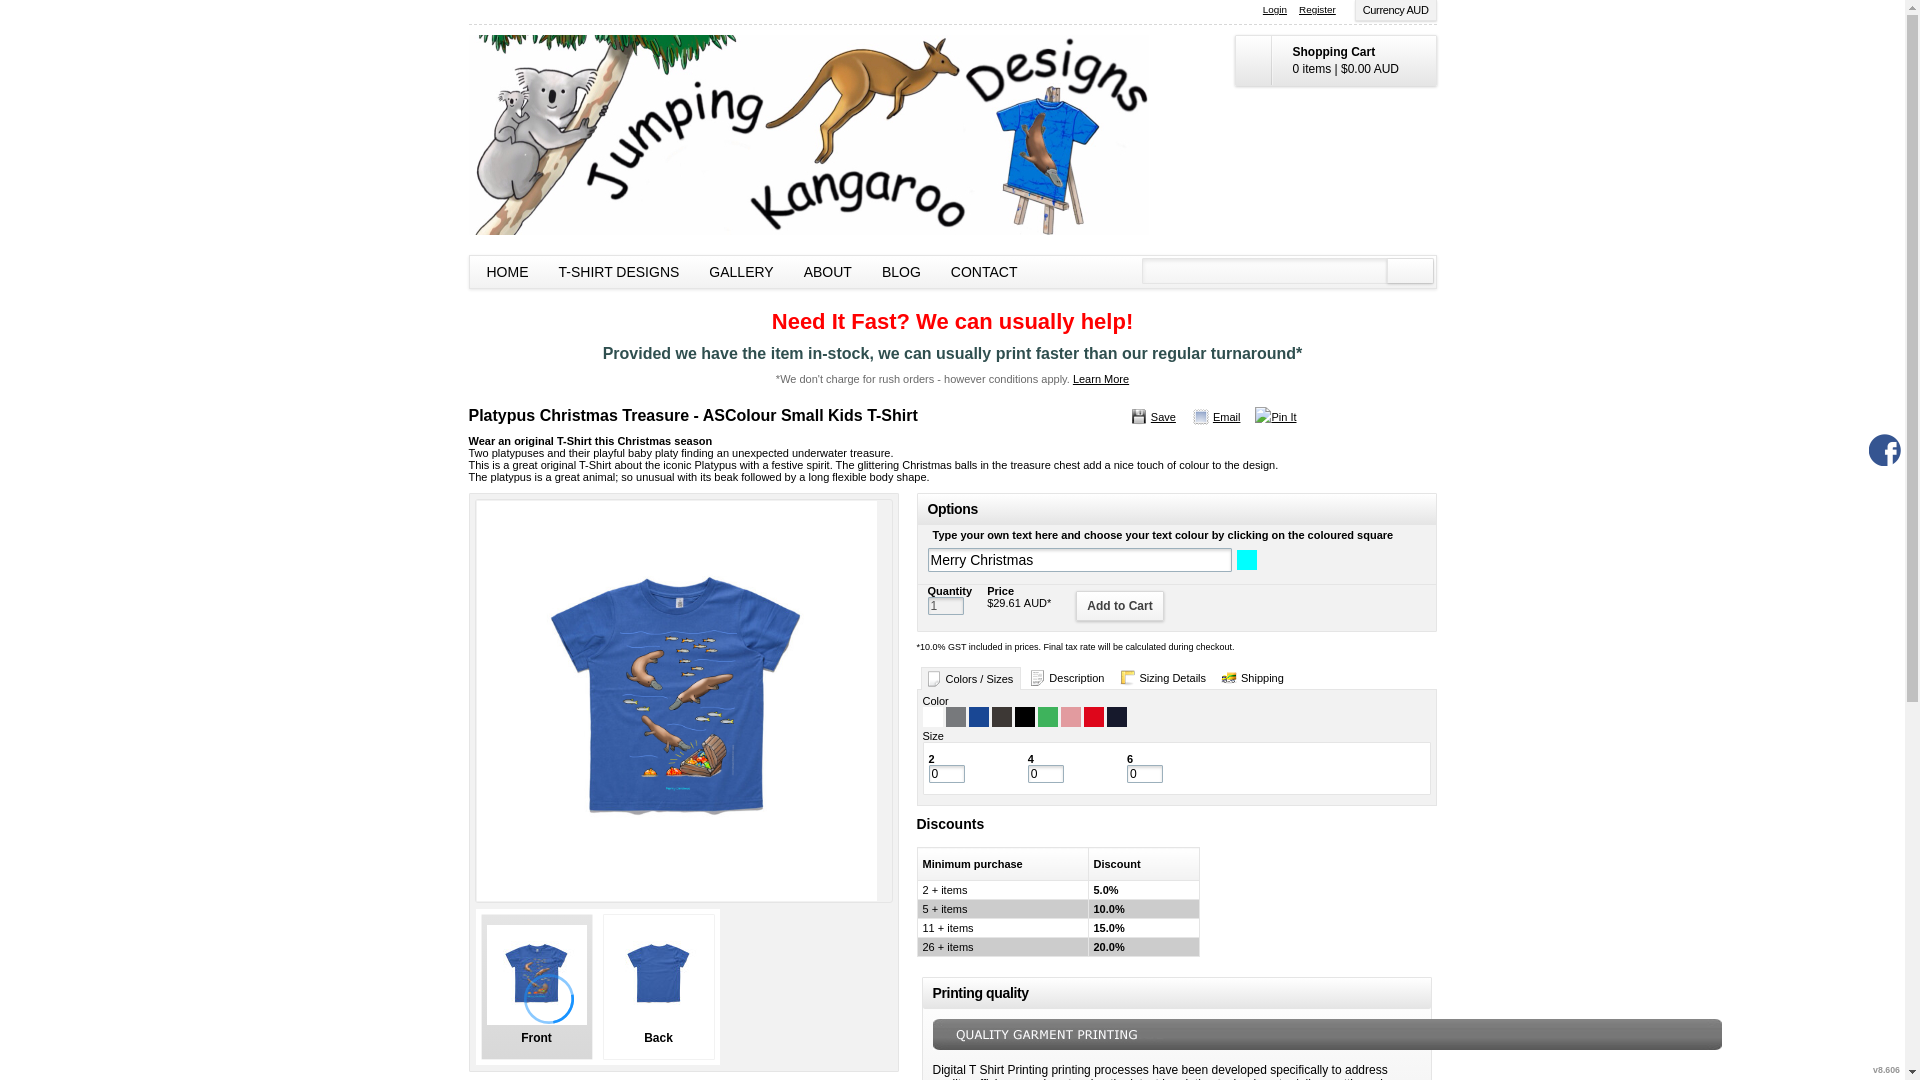 This screenshot has width=1920, height=1080. Describe the element at coordinates (1115, 716) in the screenshot. I see `'Navy'` at that location.